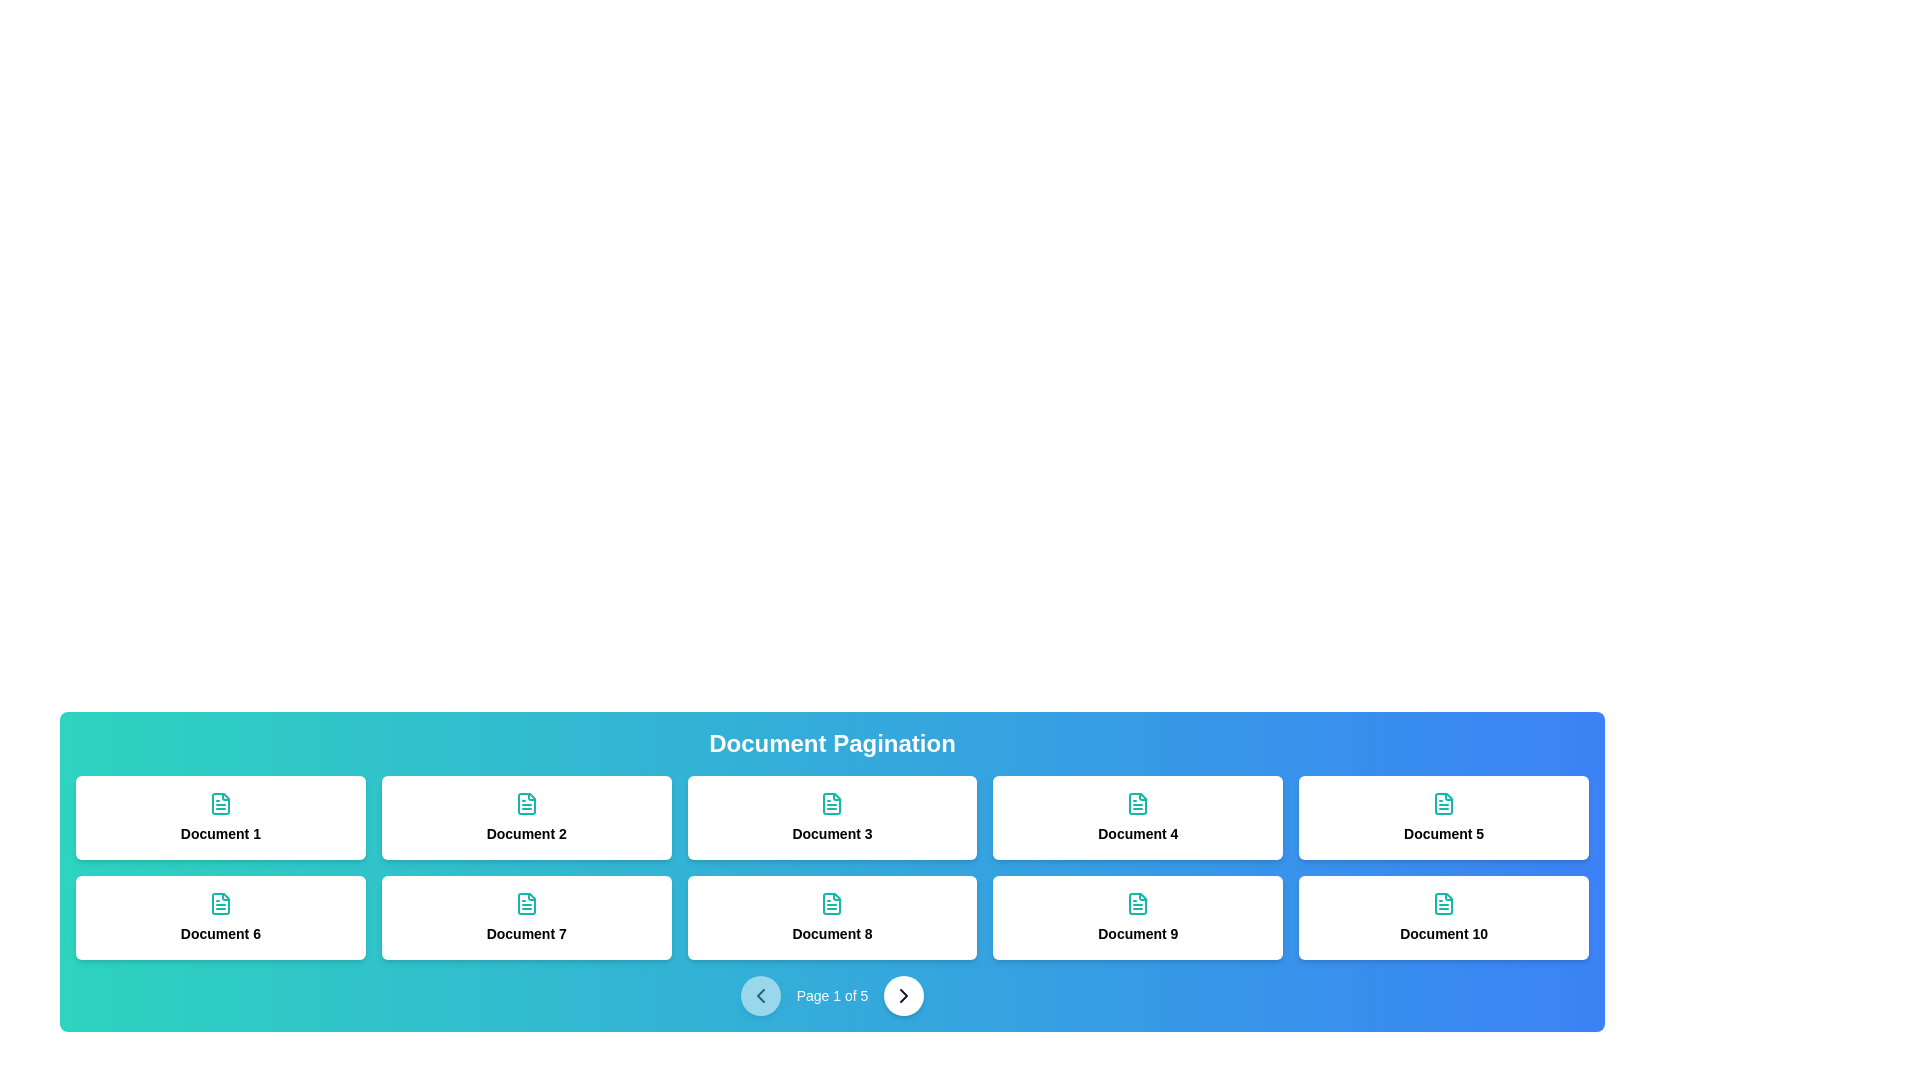 The width and height of the screenshot is (1920, 1080). I want to click on the Button-like selectable card in the second column of the second row, so click(526, 918).